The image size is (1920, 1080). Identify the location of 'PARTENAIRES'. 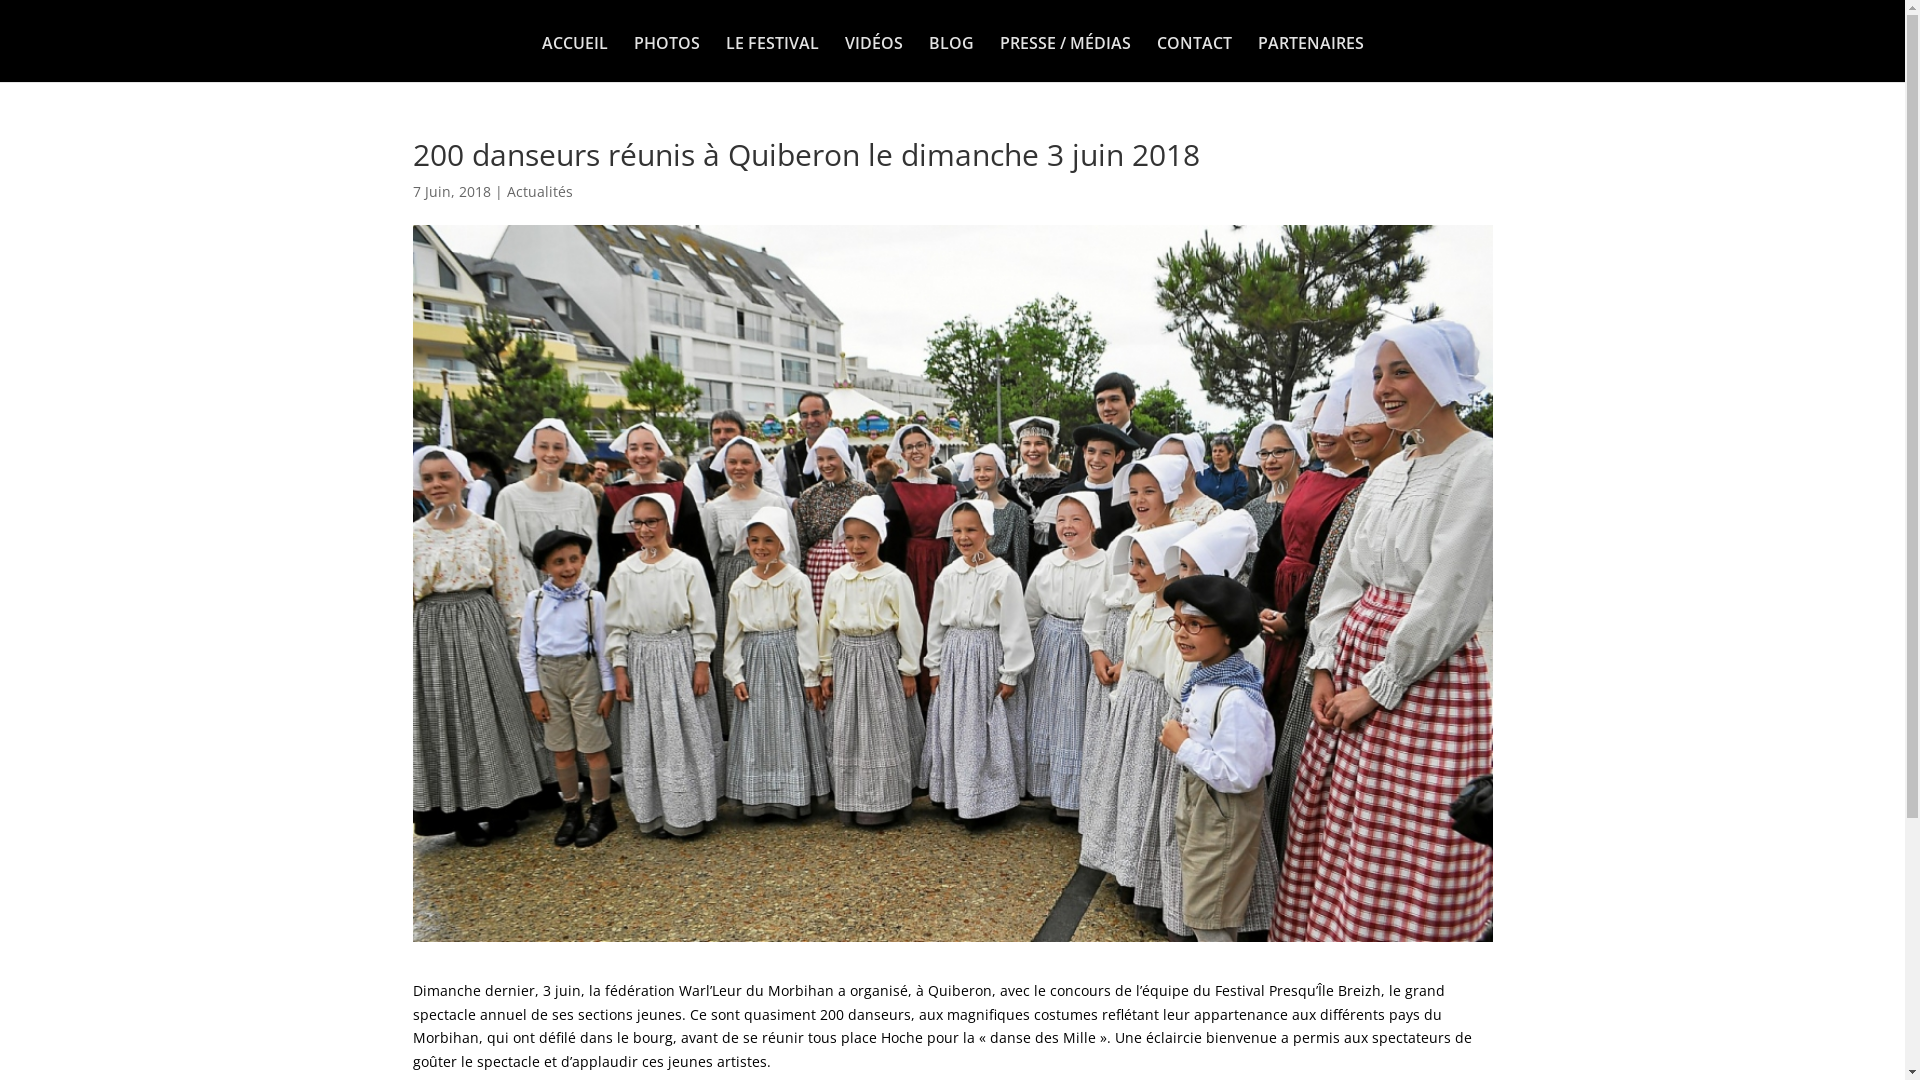
(1310, 57).